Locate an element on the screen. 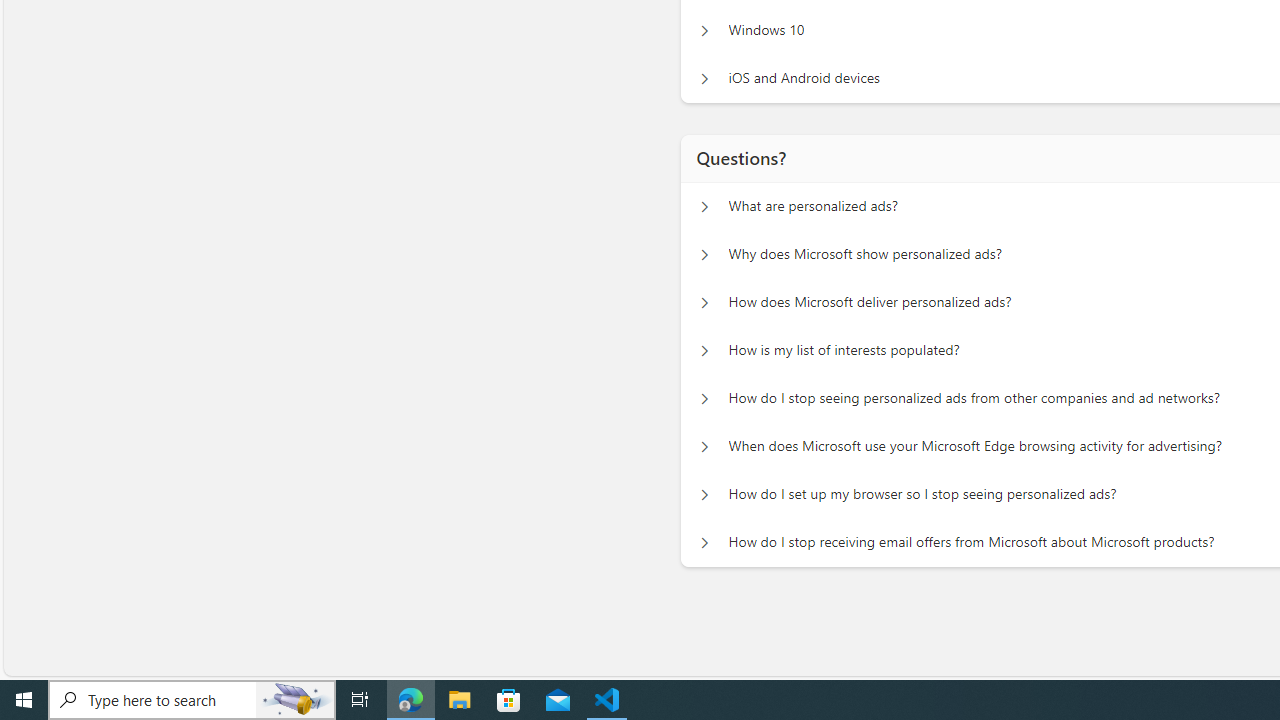 This screenshot has height=720, width=1280. 'Questions? Why does Microsoft show personalized ads?' is located at coordinates (704, 254).